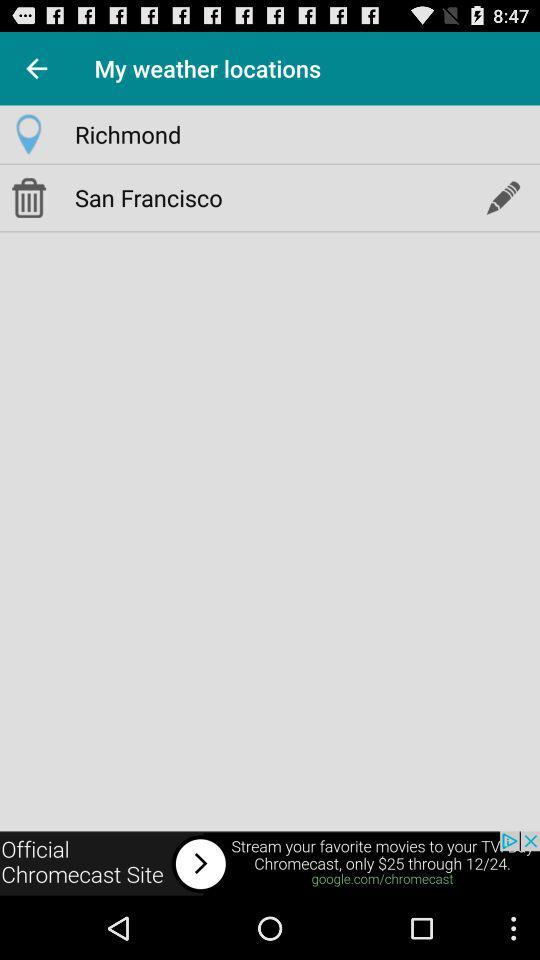  I want to click on edit, so click(501, 197).